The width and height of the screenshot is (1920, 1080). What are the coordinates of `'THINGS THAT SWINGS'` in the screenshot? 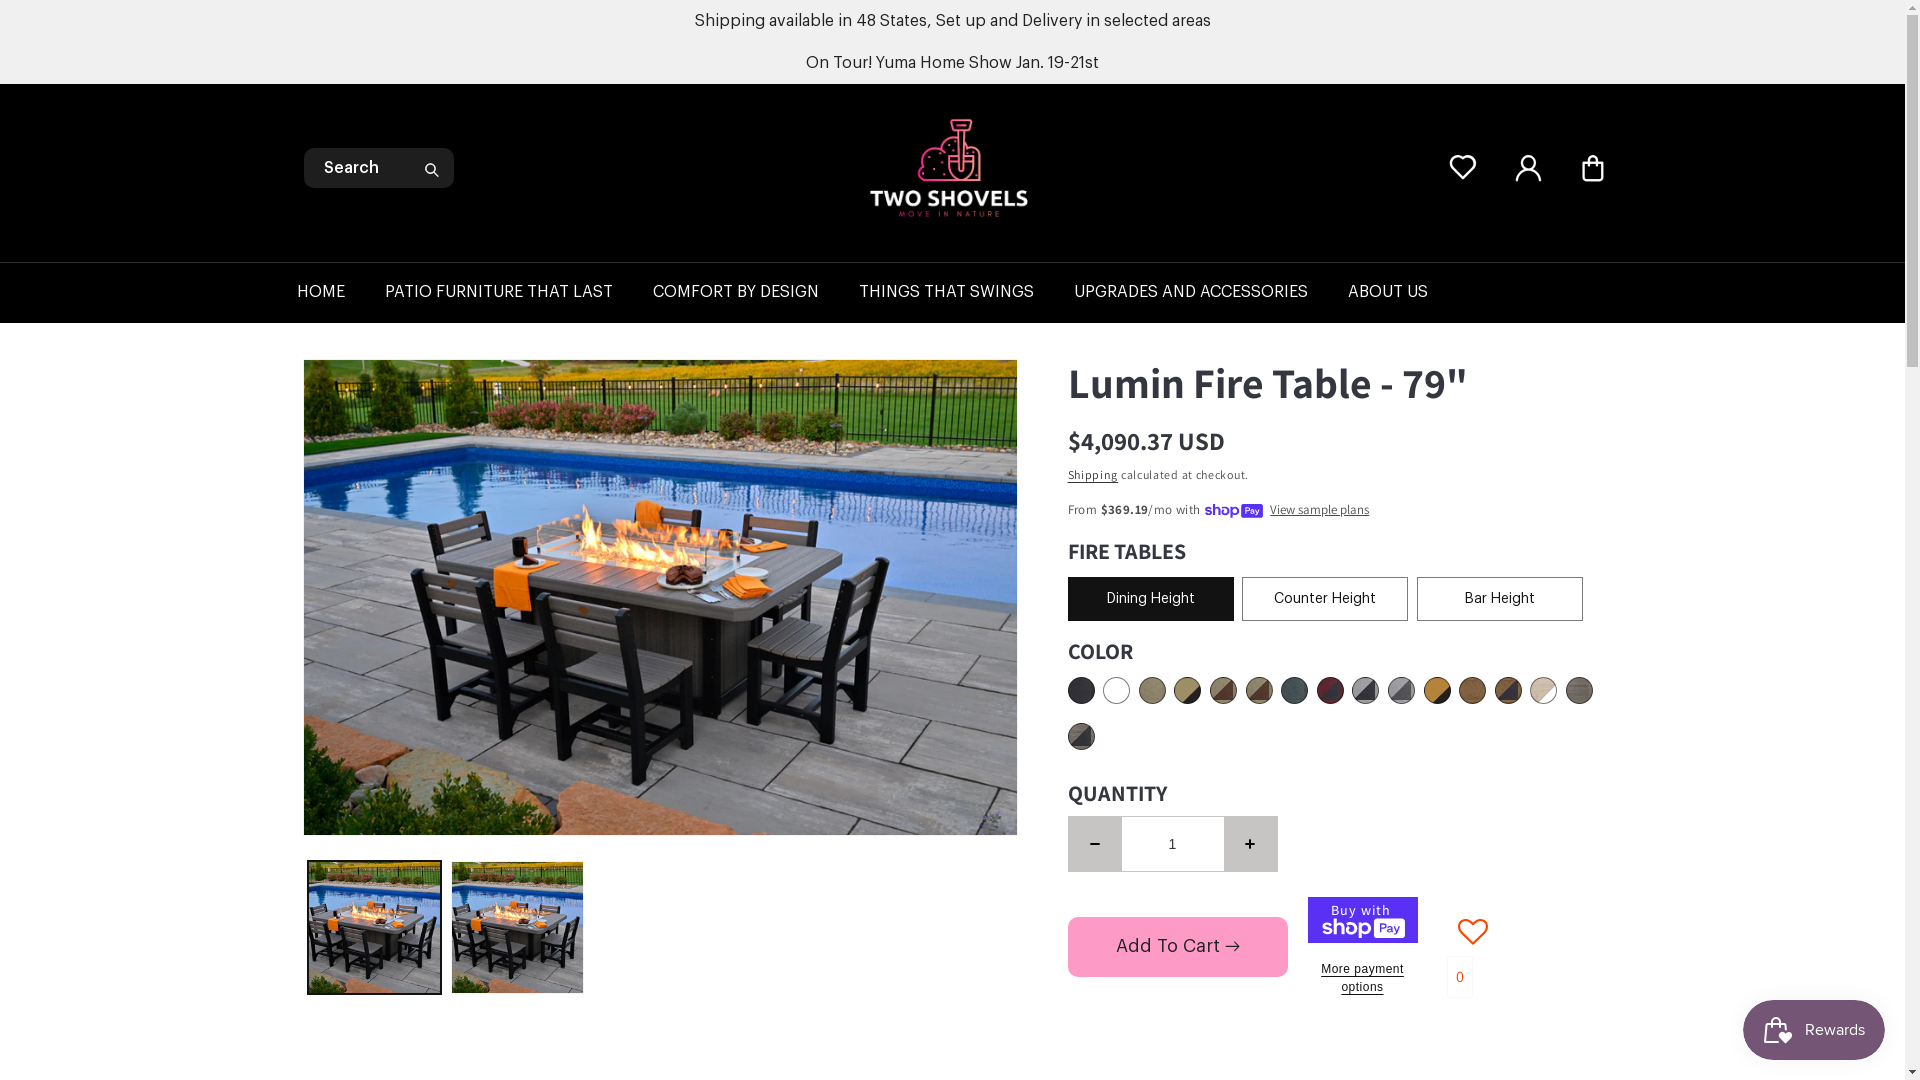 It's located at (965, 292).